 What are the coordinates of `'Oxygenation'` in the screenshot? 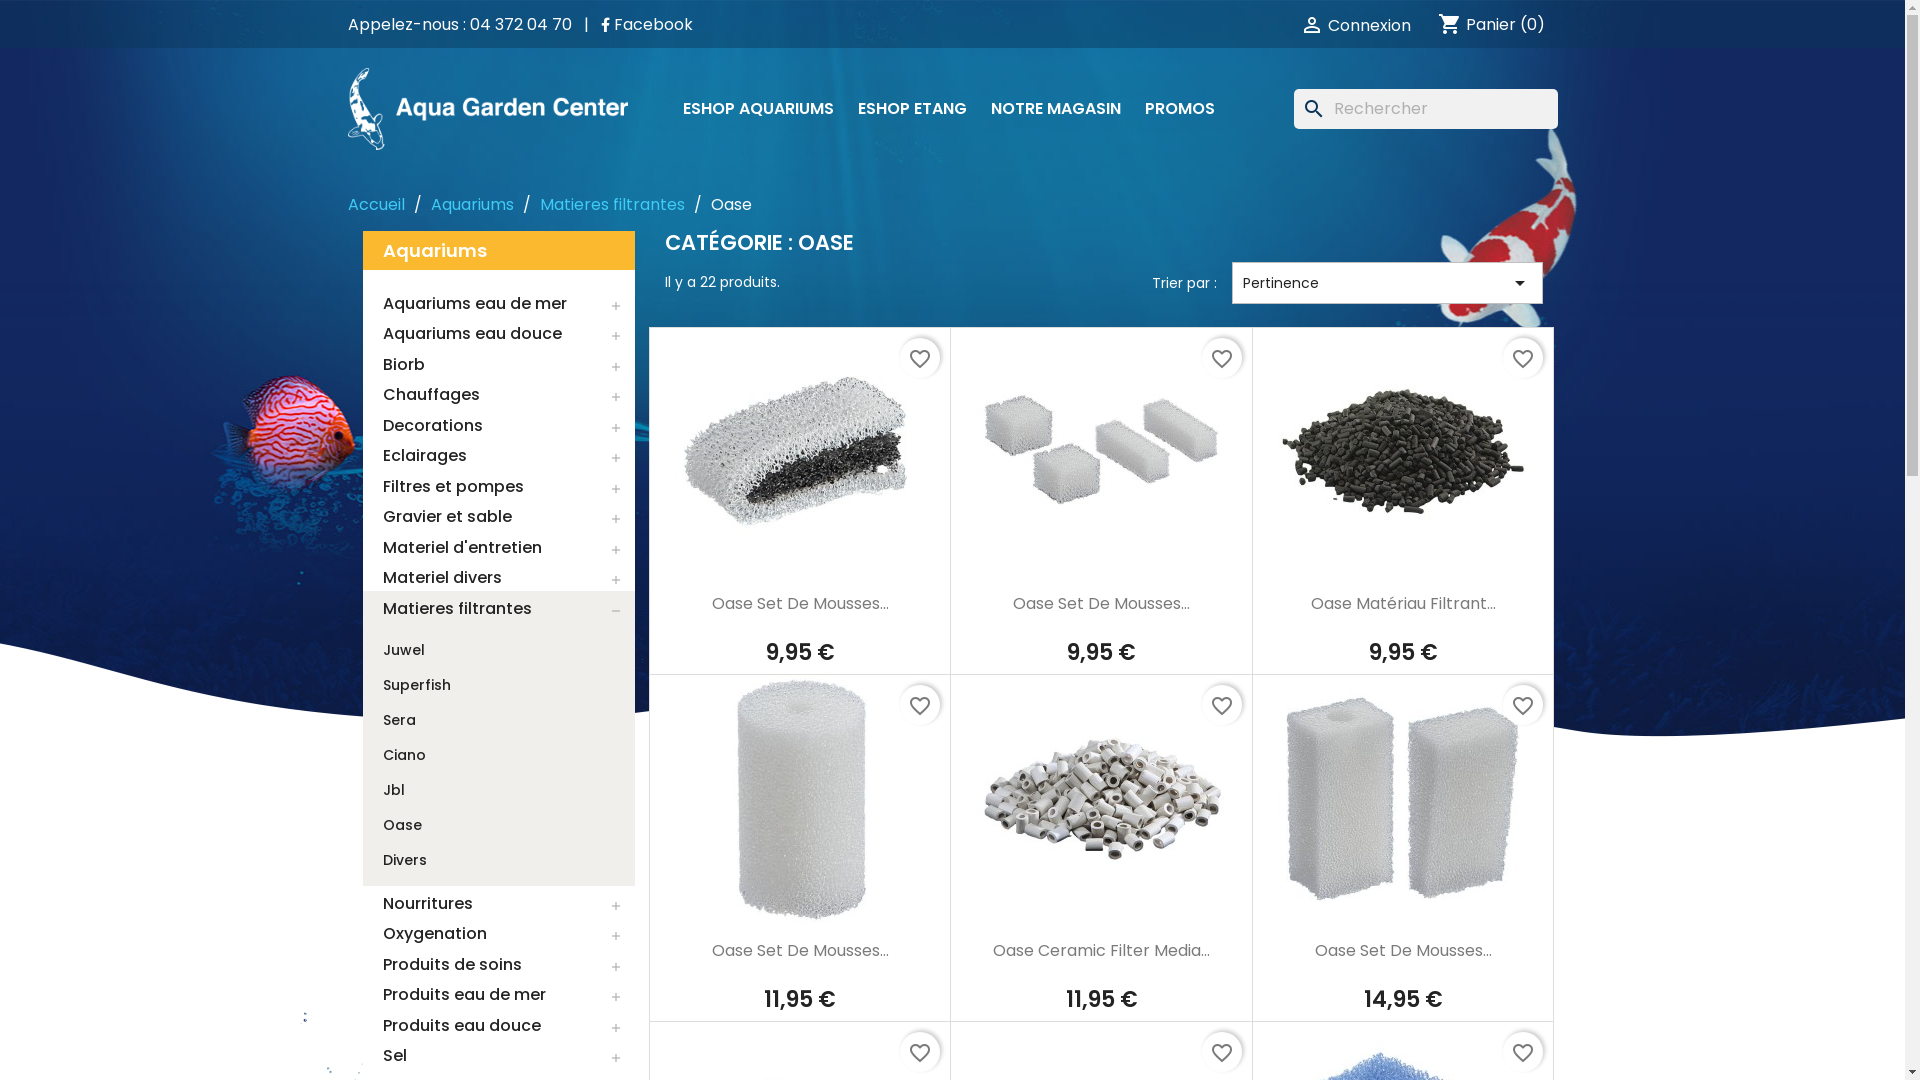 It's located at (498, 934).